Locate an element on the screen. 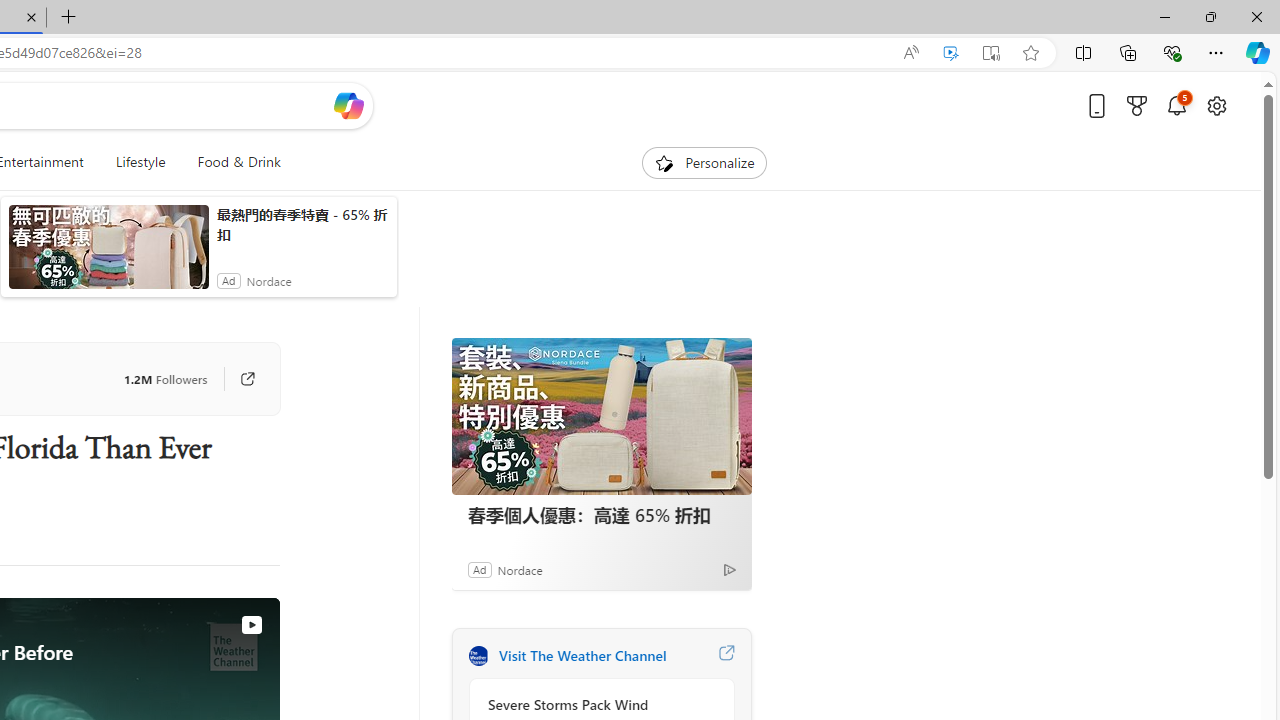 The image size is (1280, 720). 'View on Watch View on Watch' is located at coordinates (205, 623).